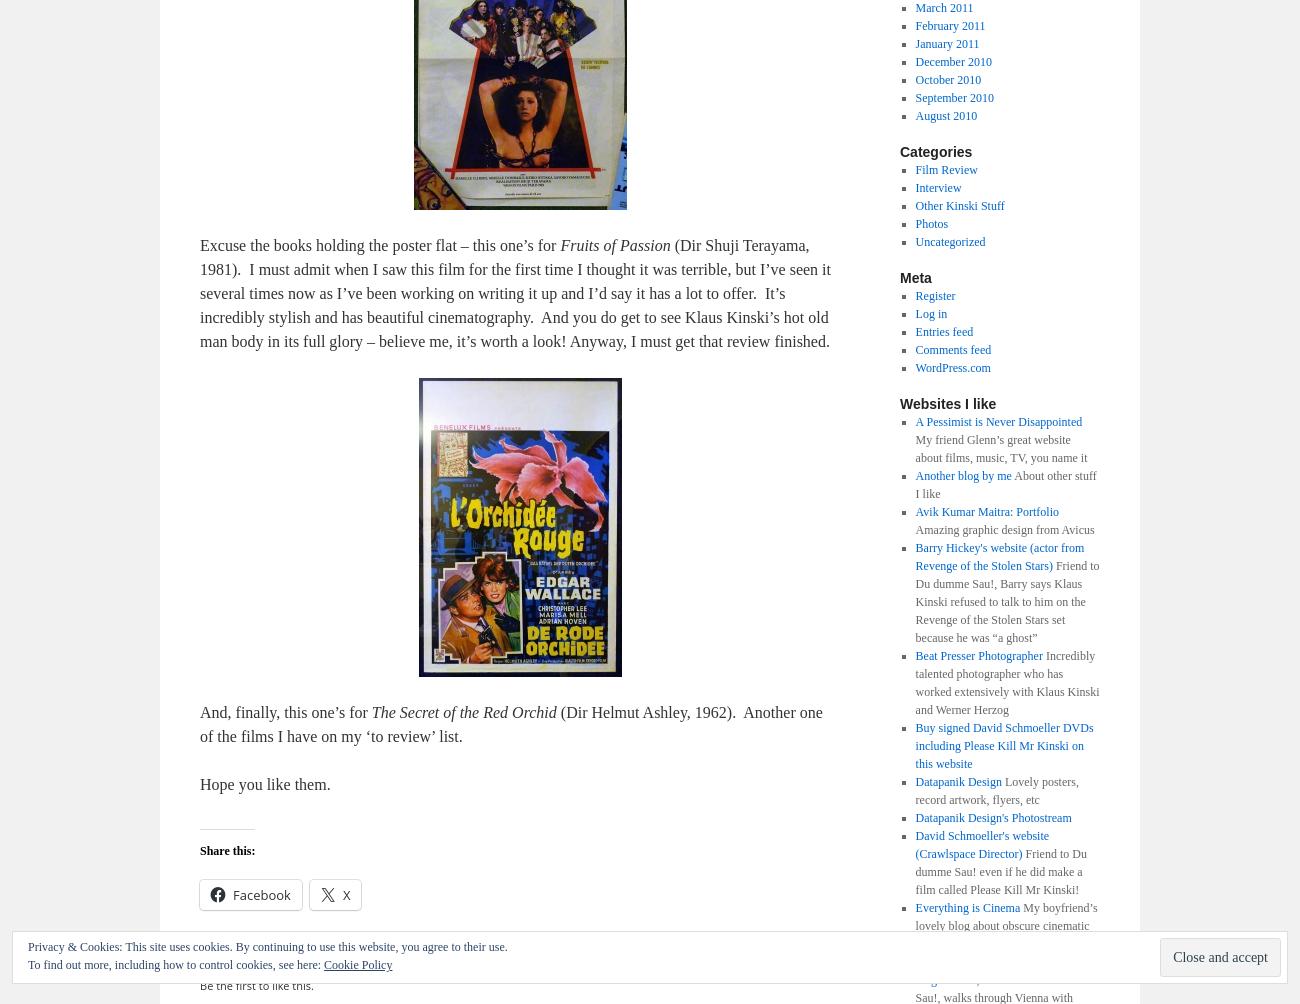 The width and height of the screenshot is (1300, 1004). What do you see at coordinates (997, 969) in the screenshot?
I see `'From Austria For The World video blog'` at bounding box center [997, 969].